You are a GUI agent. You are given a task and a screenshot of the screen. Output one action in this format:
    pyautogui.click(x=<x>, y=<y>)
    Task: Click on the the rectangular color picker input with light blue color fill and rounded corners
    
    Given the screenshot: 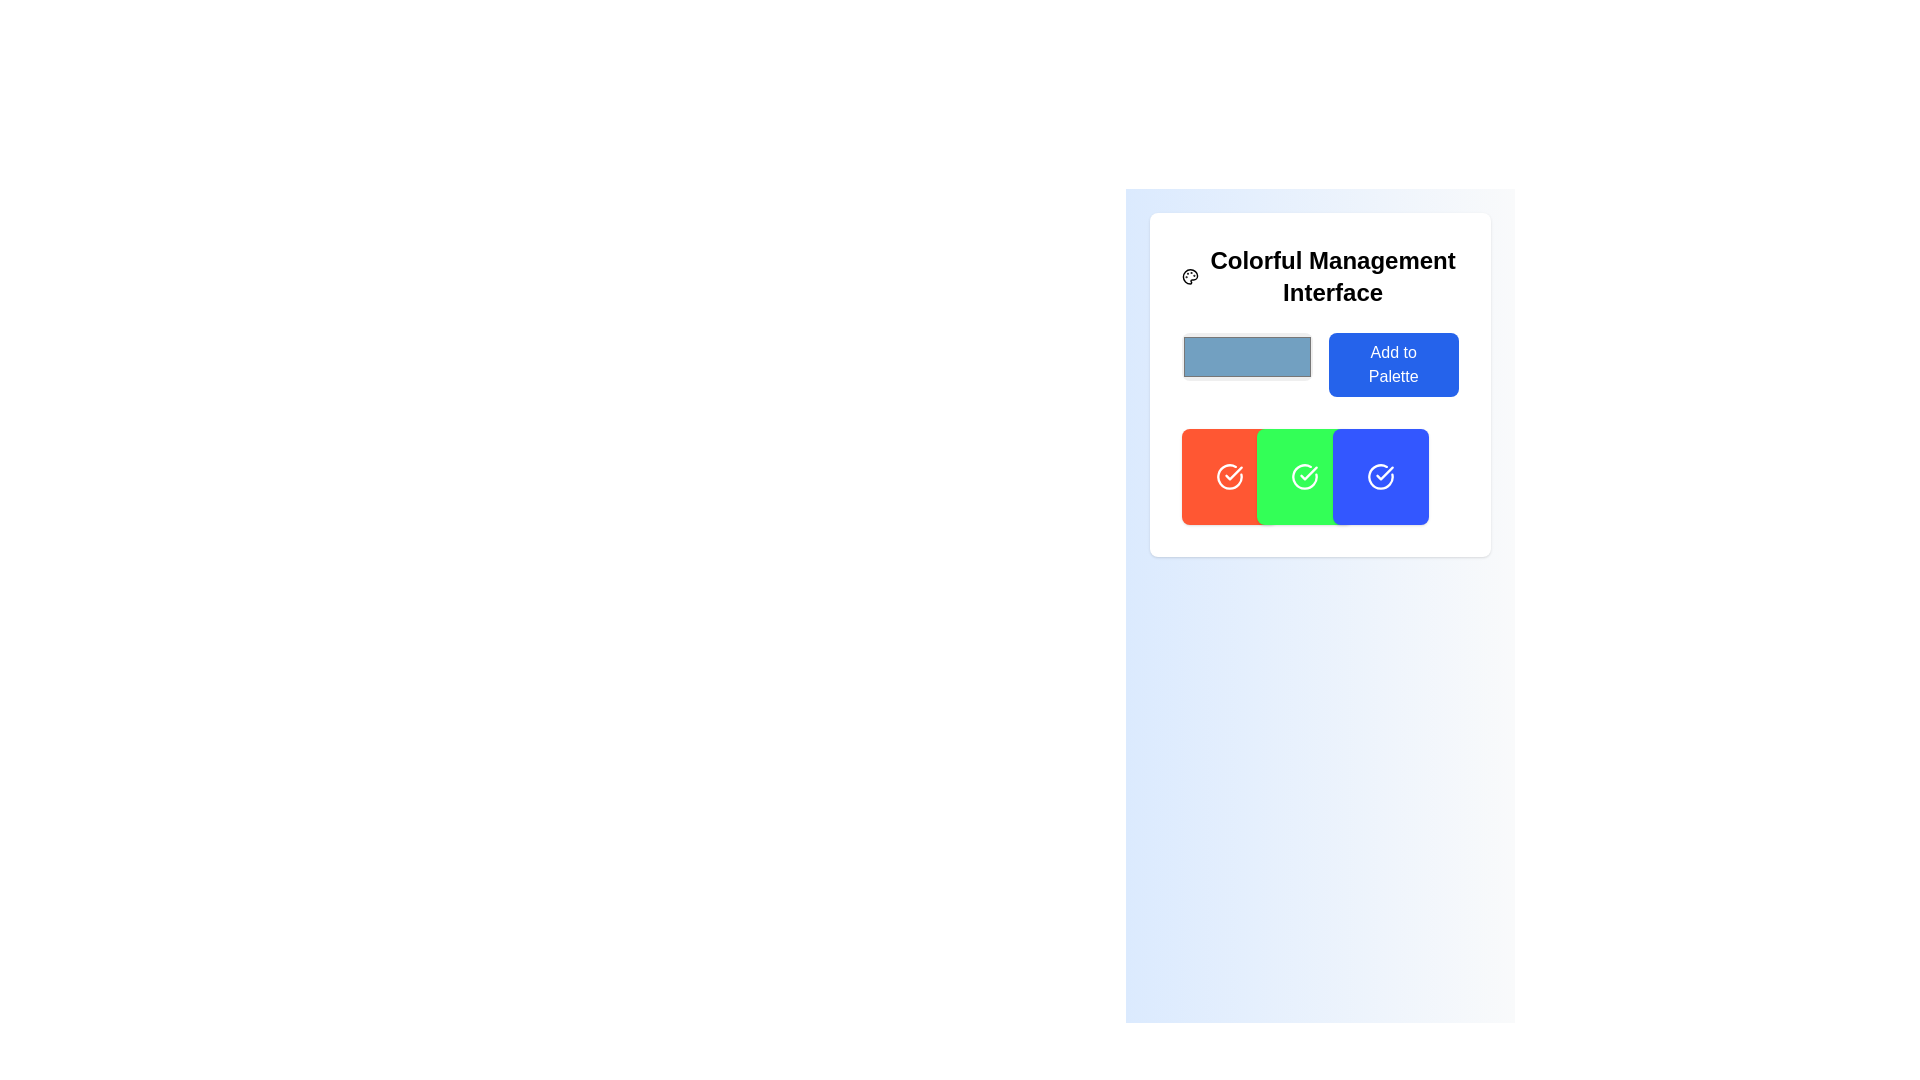 What is the action you would take?
    pyautogui.click(x=1246, y=356)
    